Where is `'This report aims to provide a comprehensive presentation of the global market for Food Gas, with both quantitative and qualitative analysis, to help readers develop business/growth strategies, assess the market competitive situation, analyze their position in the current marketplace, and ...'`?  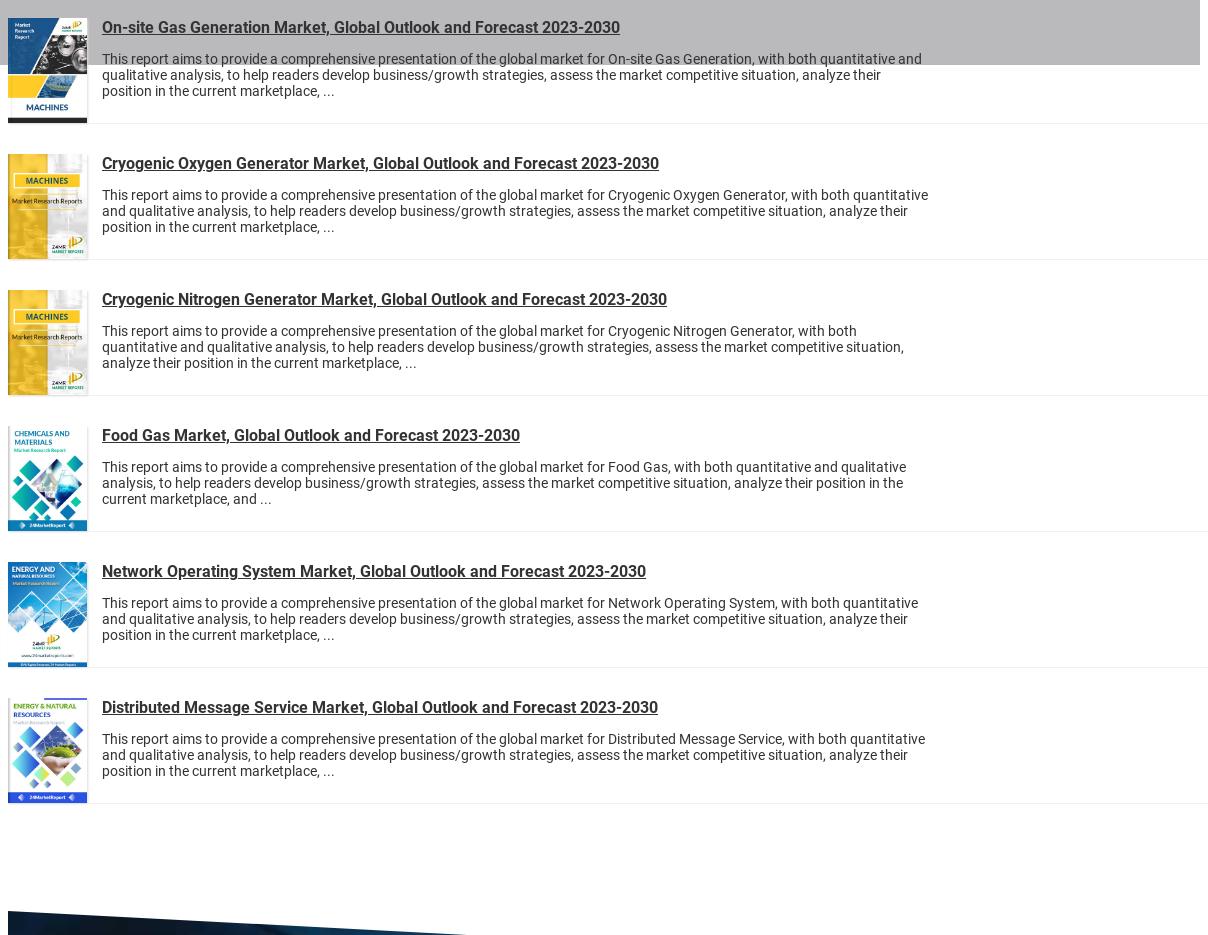 'This report aims to provide a comprehensive presentation of the global market for Food Gas, with both quantitative and qualitative analysis, to help readers develop business/growth strategies, assess the market competitive situation, analyze their position in the current marketplace, and ...' is located at coordinates (100, 483).